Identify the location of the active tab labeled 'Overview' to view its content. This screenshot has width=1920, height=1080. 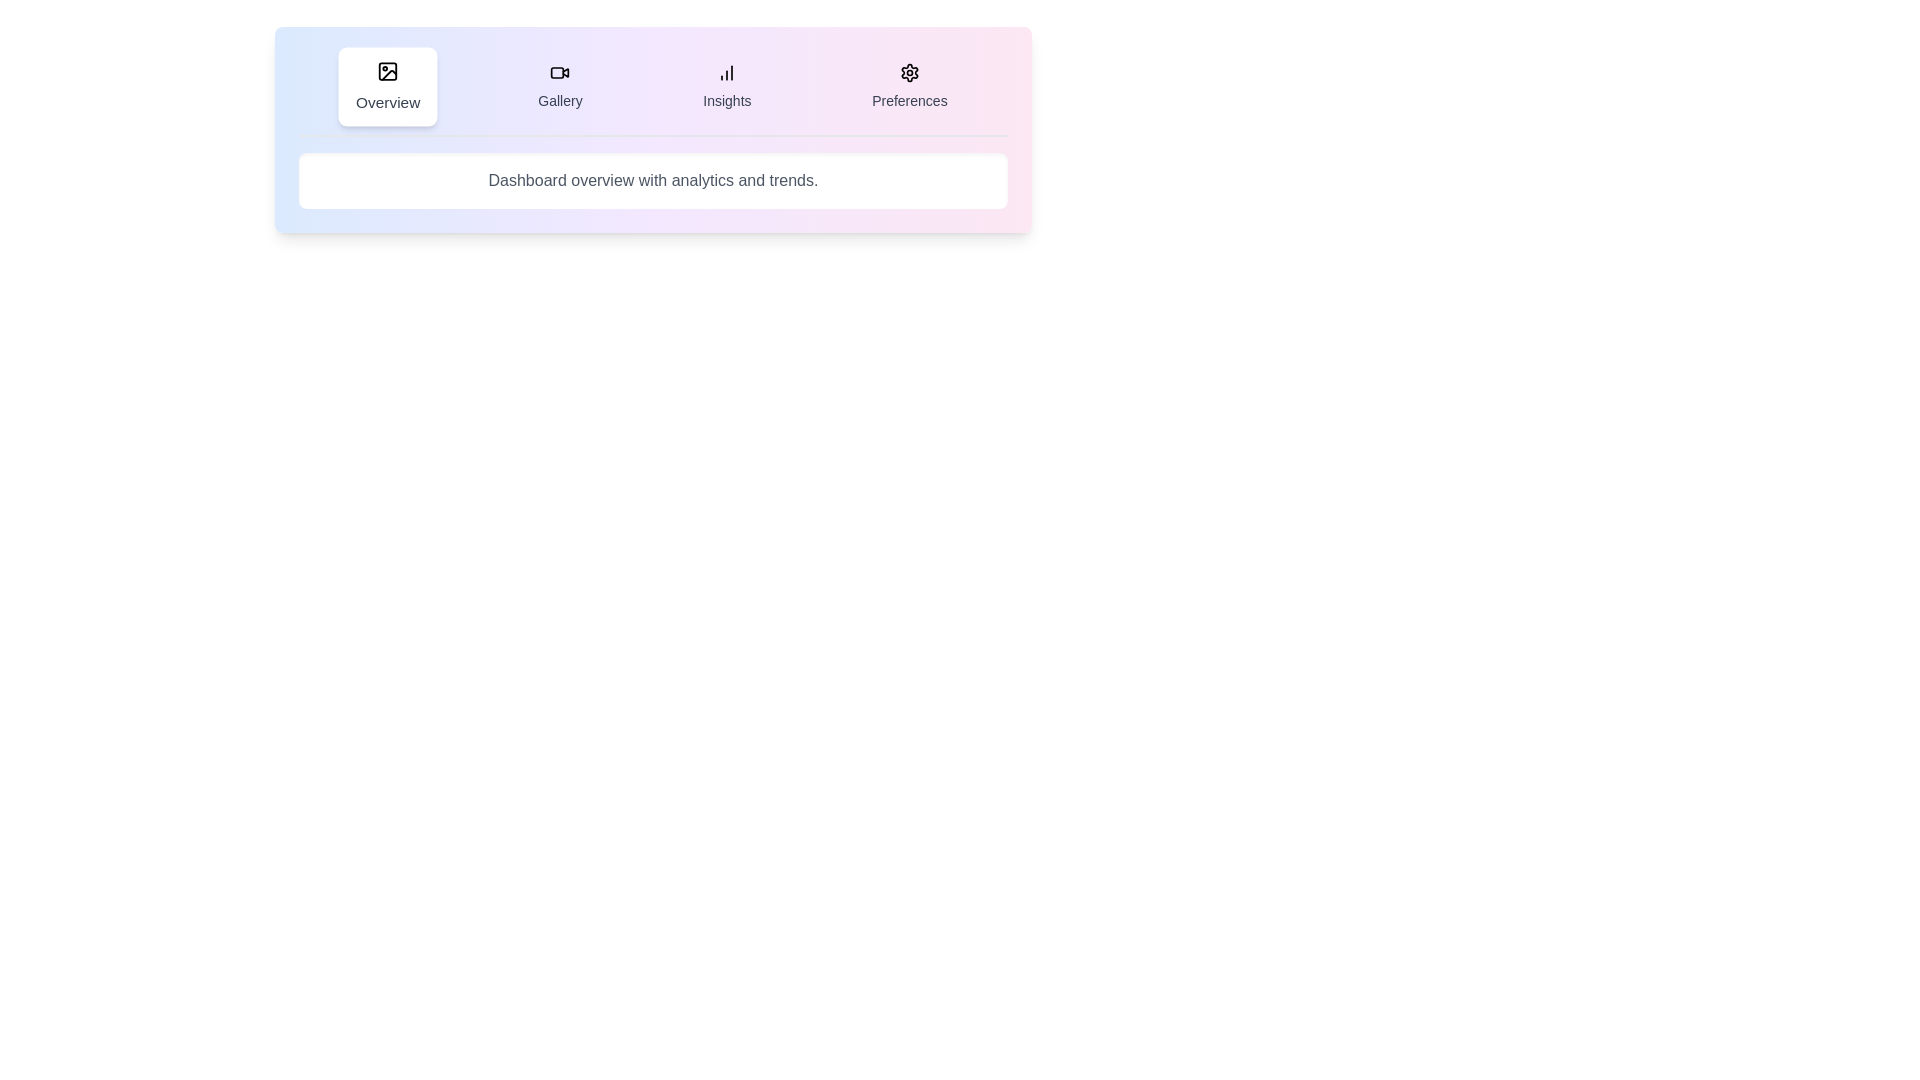
(388, 86).